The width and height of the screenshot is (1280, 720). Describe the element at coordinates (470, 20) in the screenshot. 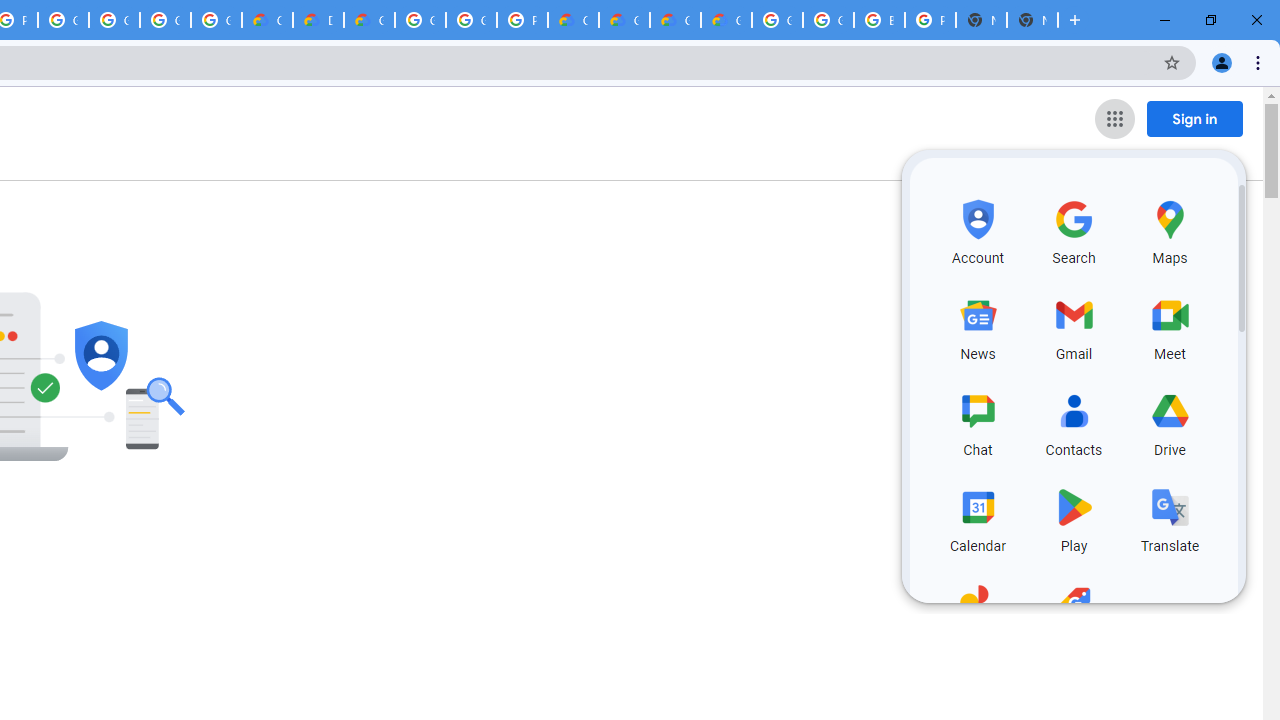

I see `'Google Cloud Platform'` at that location.